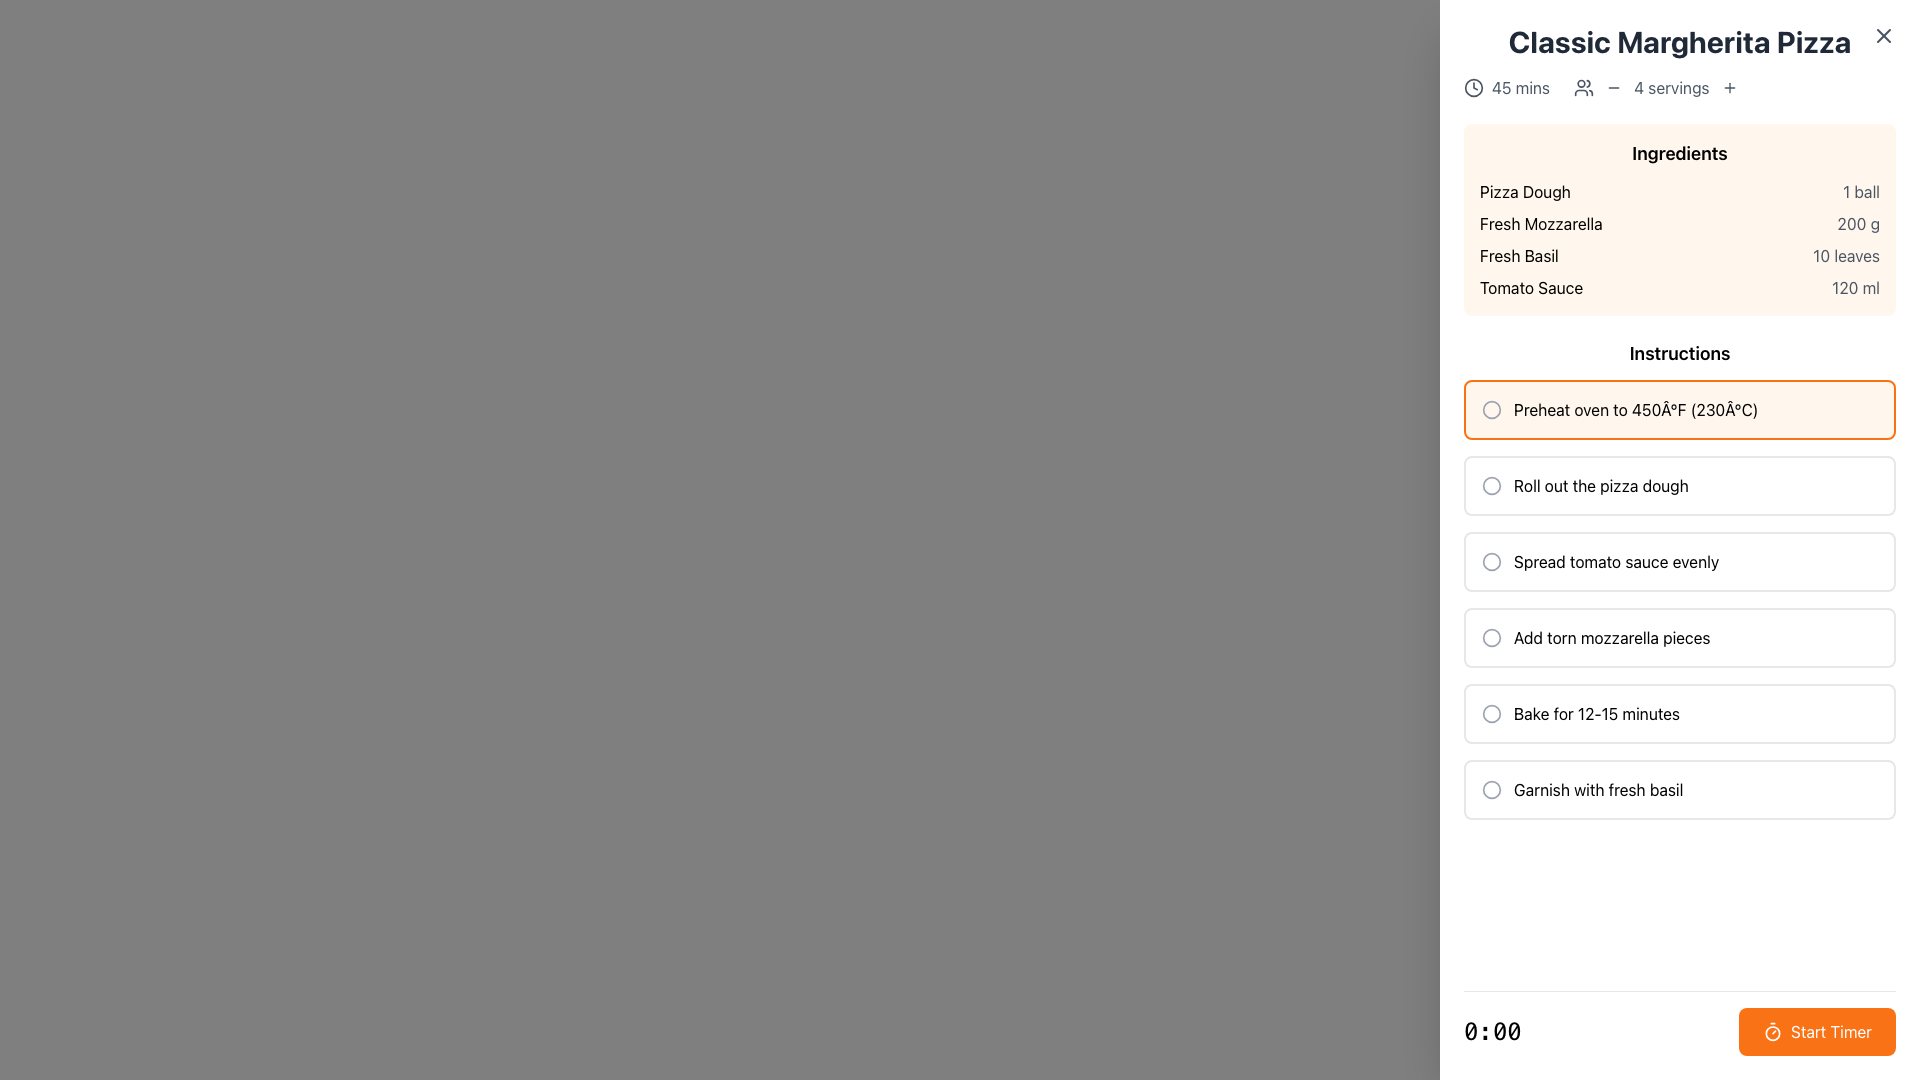 The width and height of the screenshot is (1920, 1080). Describe the element at coordinates (1492, 789) in the screenshot. I see `the icon in the 'Instructions' section that indicates 'Garnish with fresh basil', which is the last element in the vertical list of icons` at that location.